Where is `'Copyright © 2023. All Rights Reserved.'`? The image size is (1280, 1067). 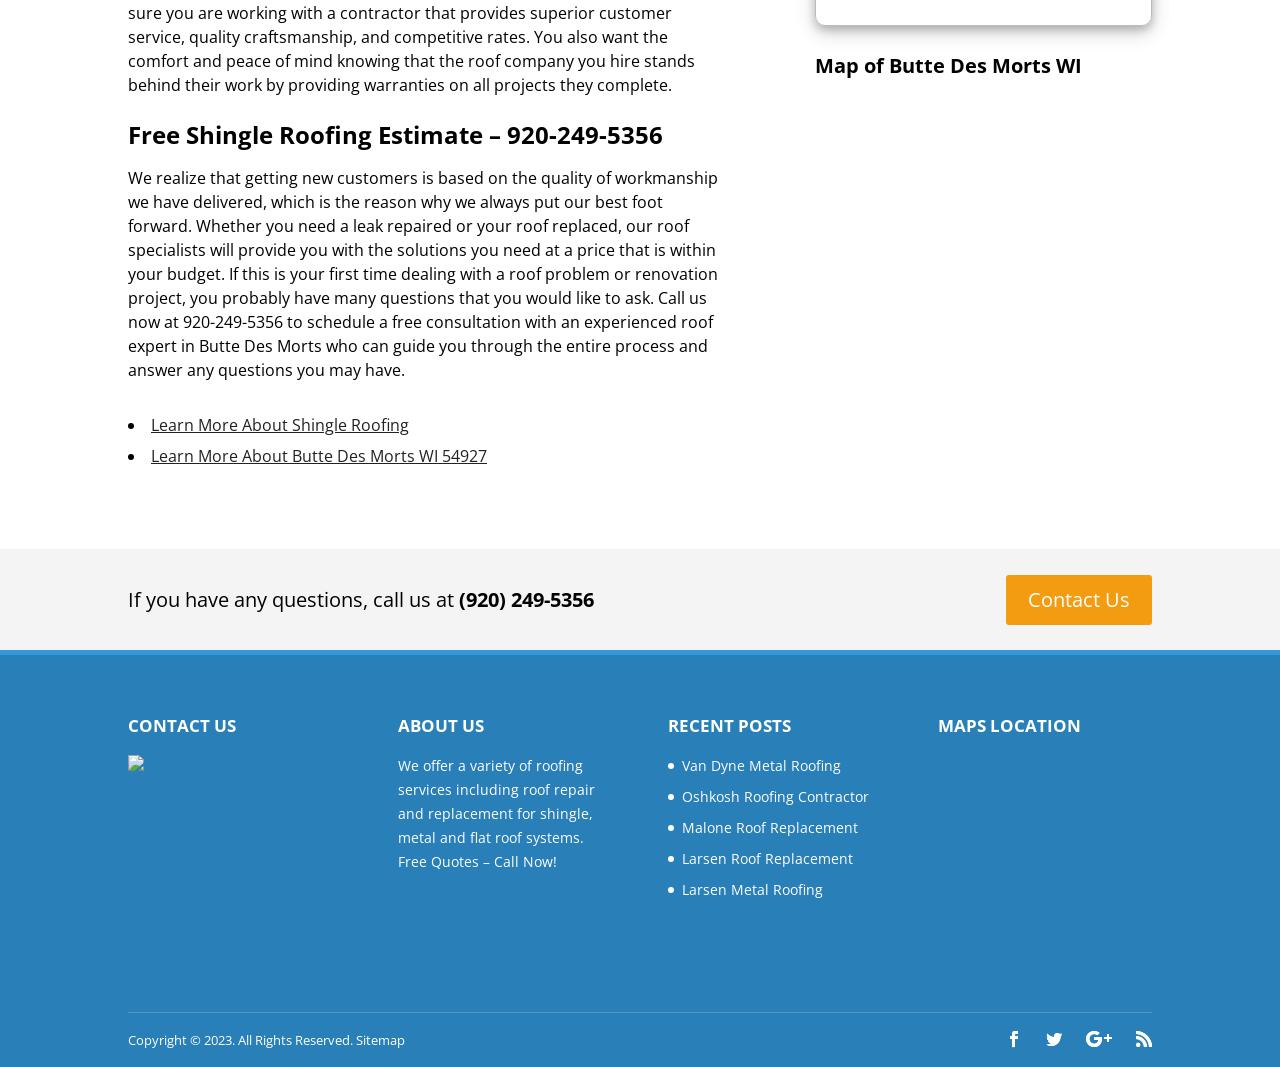
'Copyright © 2023. All Rights Reserved.' is located at coordinates (241, 1039).